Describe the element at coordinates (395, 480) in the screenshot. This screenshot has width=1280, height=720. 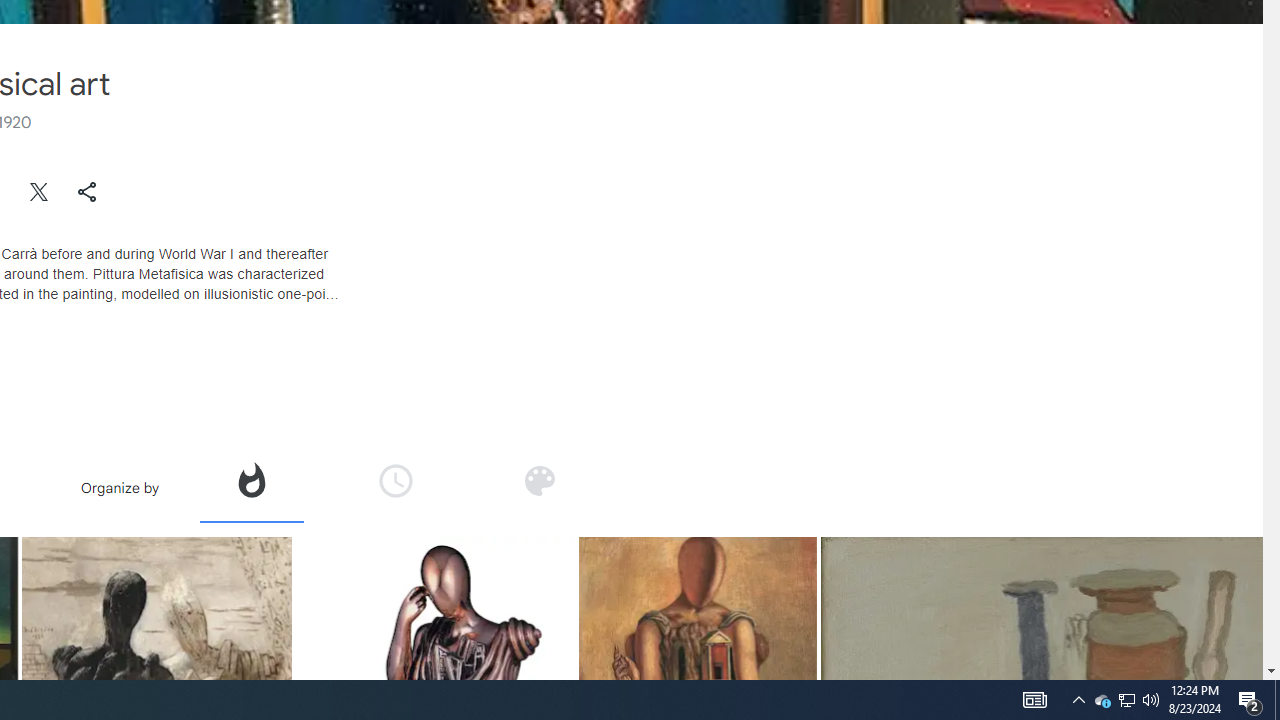
I see `'Organize by time'` at that location.